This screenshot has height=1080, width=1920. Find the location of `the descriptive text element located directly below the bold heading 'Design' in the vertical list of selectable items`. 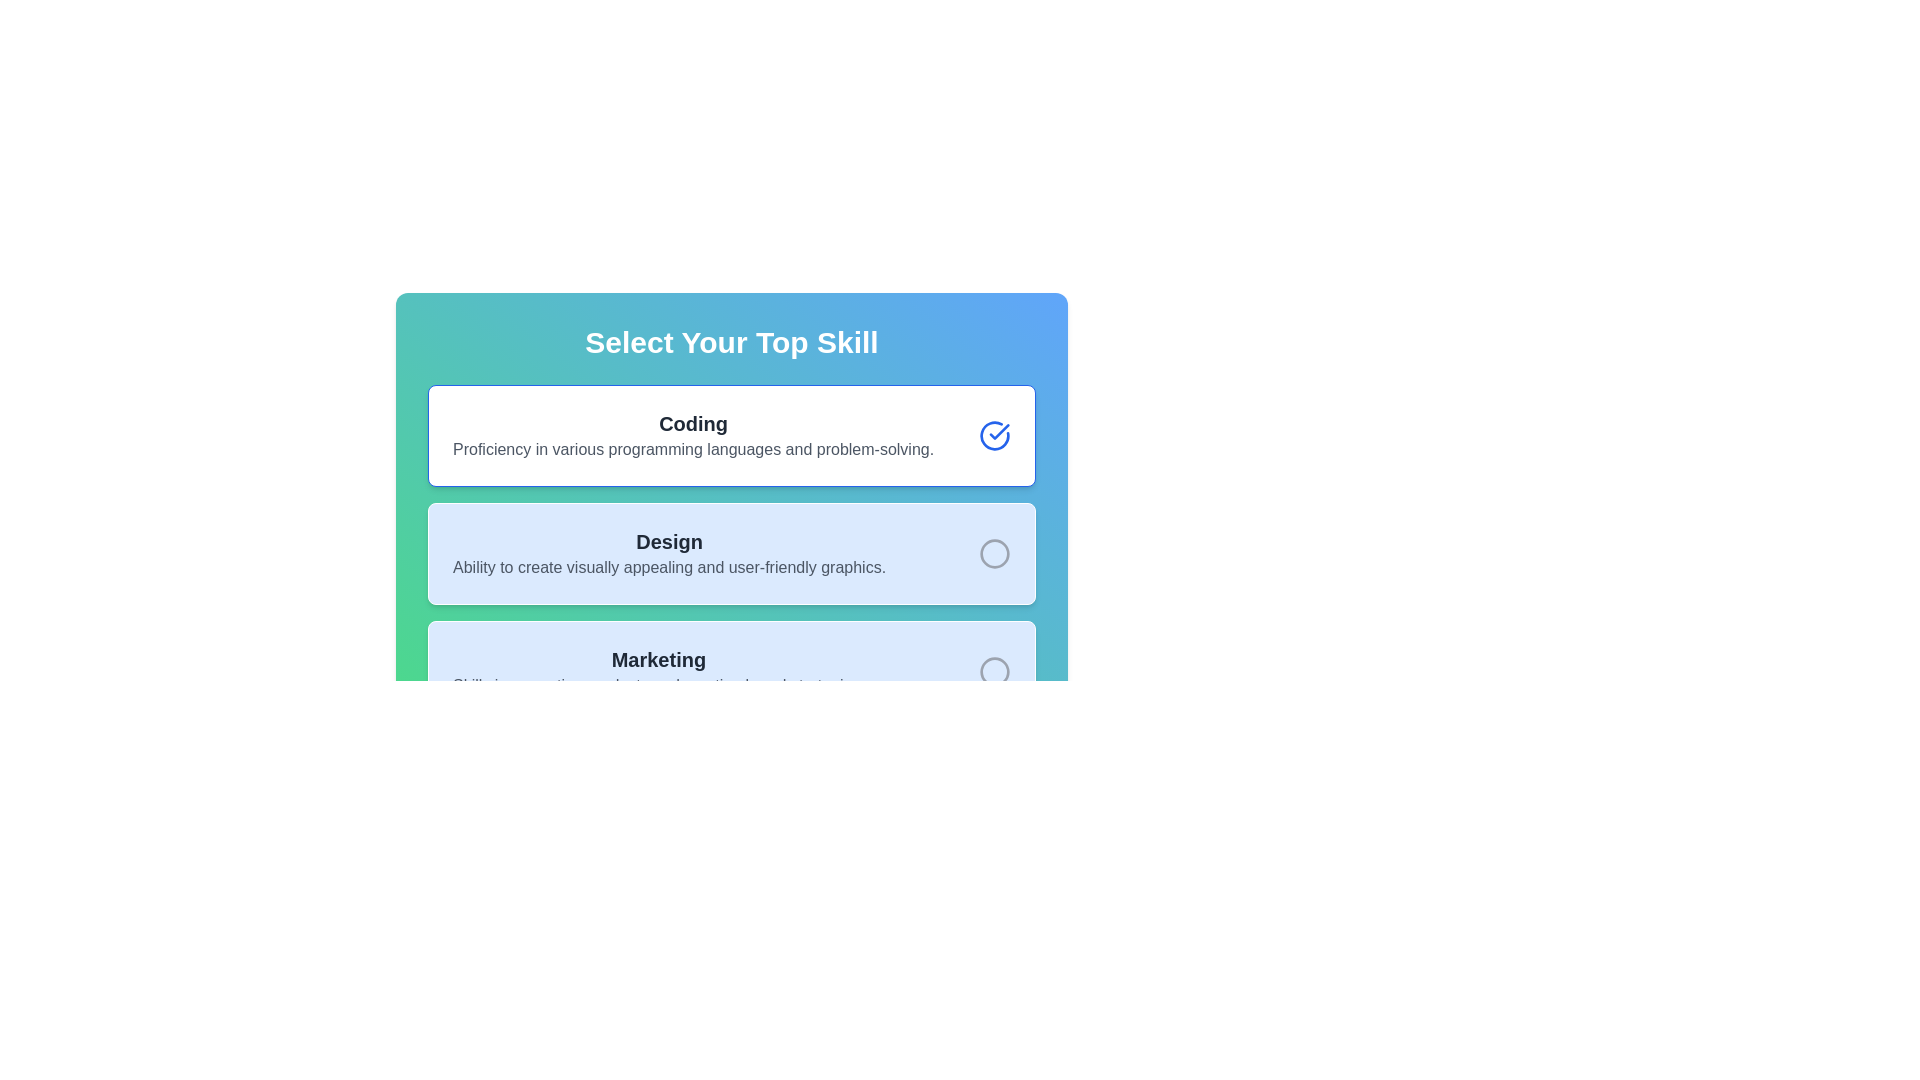

the descriptive text element located directly below the bold heading 'Design' in the vertical list of selectable items is located at coordinates (669, 567).